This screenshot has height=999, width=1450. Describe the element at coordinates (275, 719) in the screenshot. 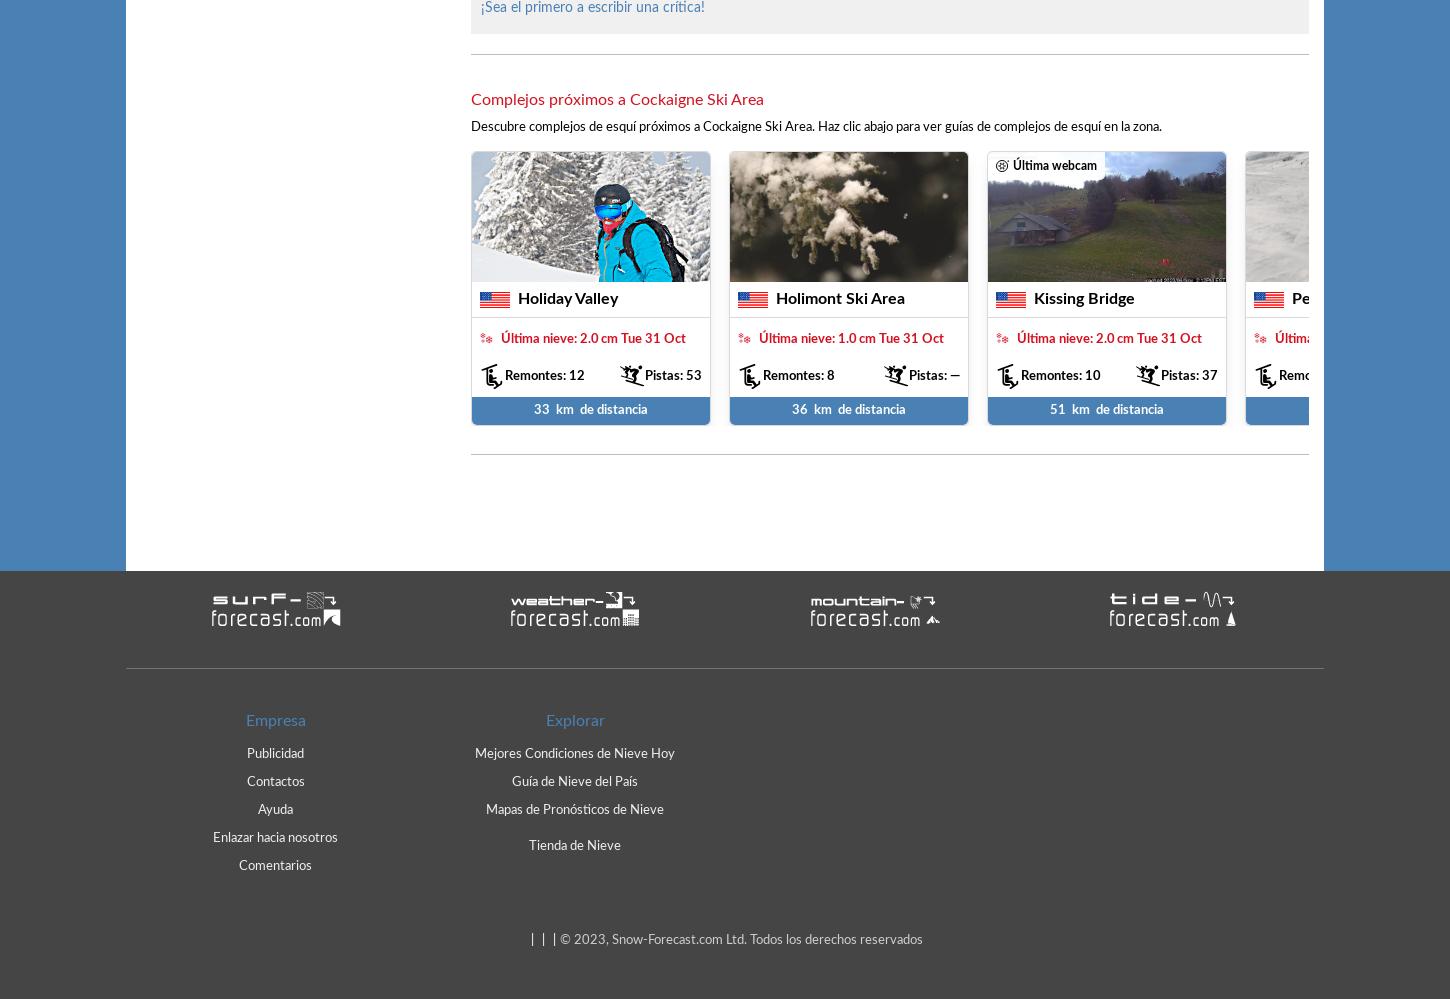

I see `'Empresa'` at that location.